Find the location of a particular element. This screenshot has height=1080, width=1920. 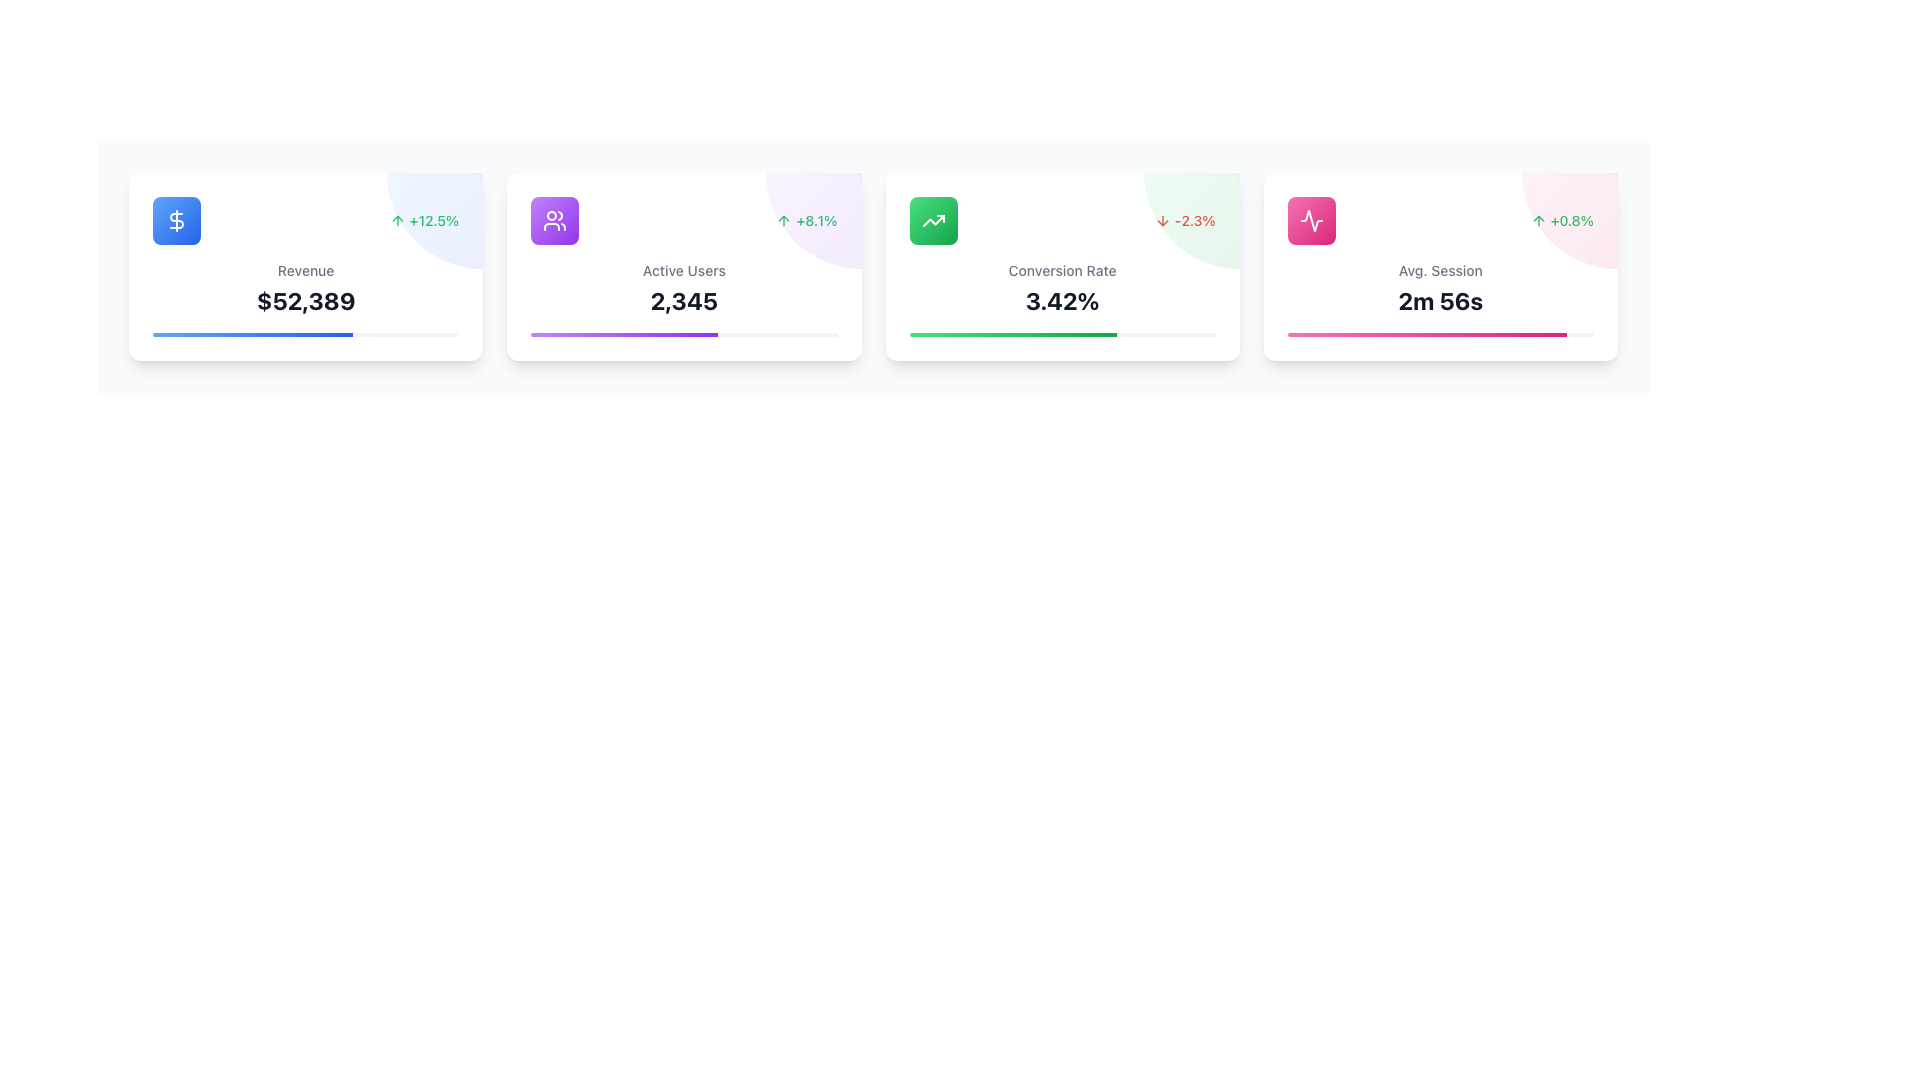

the text element that indicates a percentage increase for average session duration, located beside an upward arrow icon in the top right corner of the 'Avg. Session' card is located at coordinates (1571, 220).